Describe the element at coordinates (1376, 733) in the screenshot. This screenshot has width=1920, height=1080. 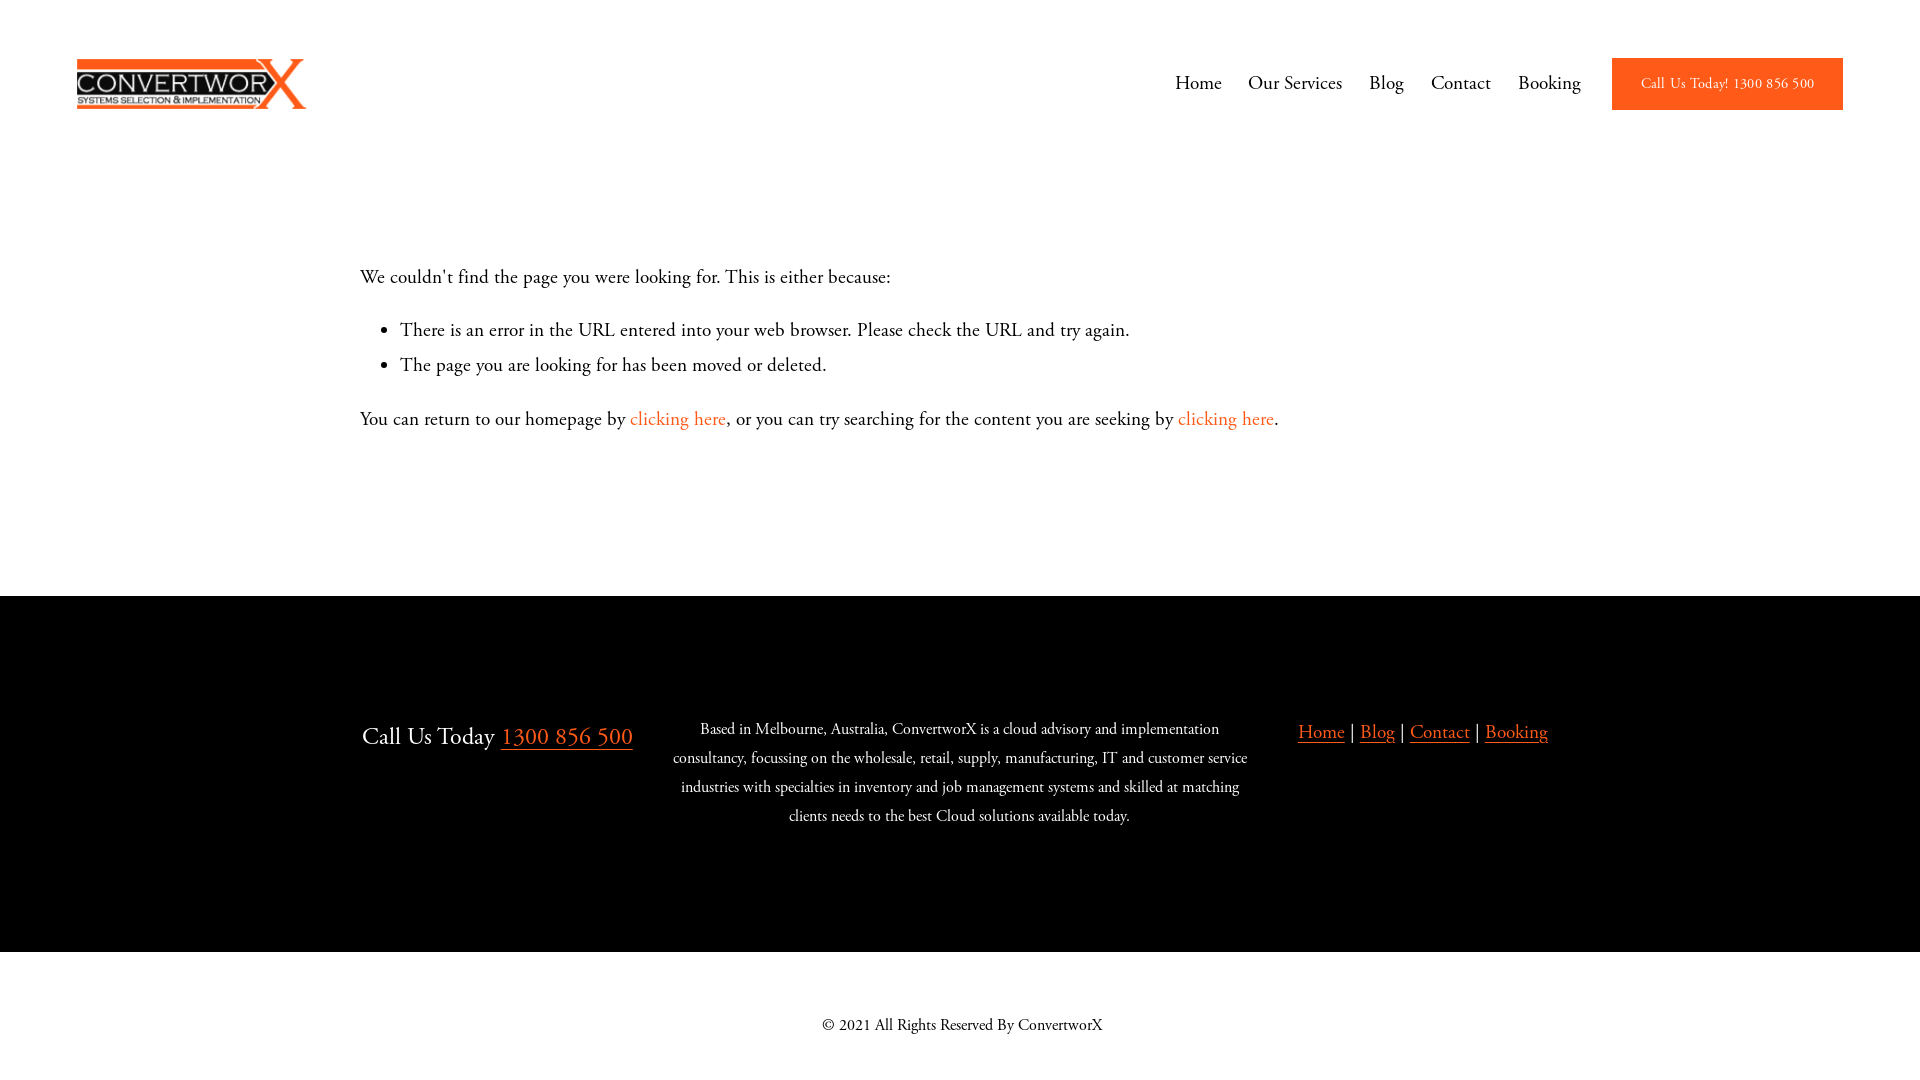
I see `'Blog'` at that location.